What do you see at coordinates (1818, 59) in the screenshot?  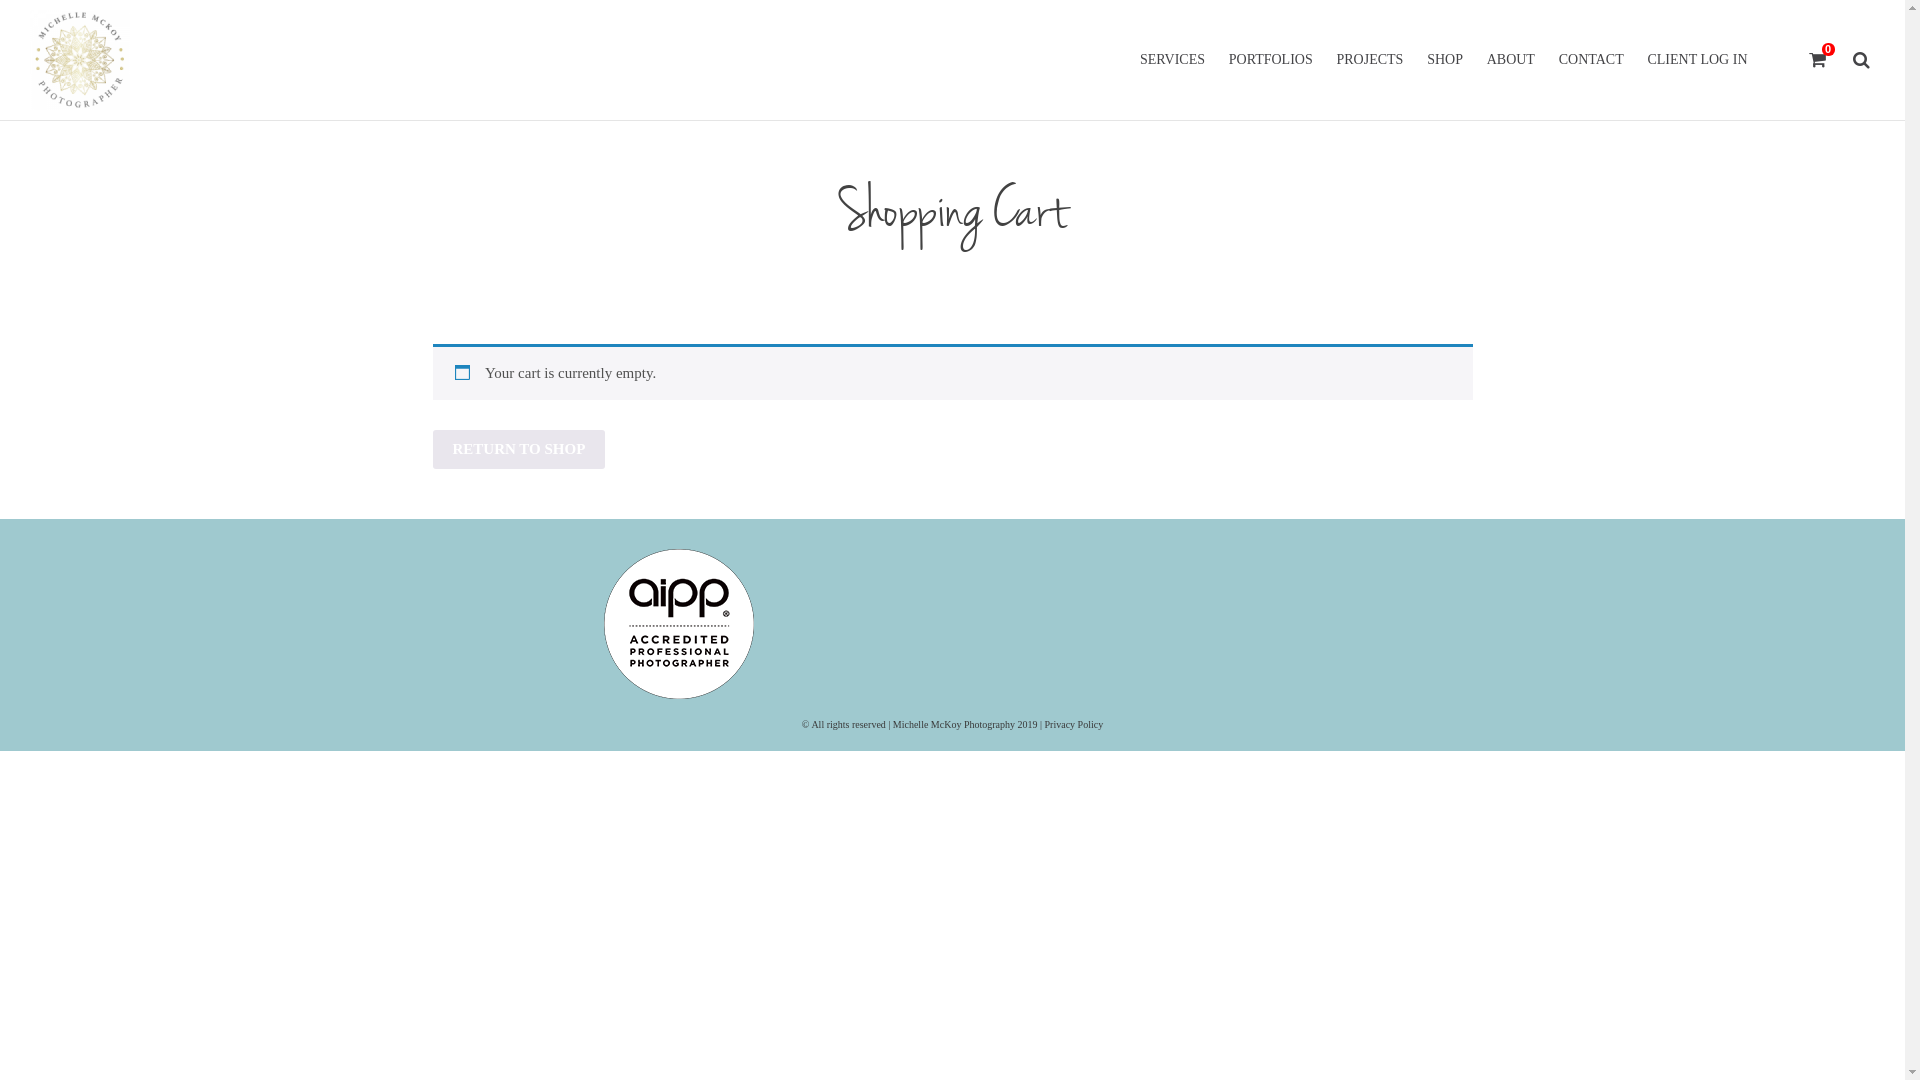 I see `'0'` at bounding box center [1818, 59].